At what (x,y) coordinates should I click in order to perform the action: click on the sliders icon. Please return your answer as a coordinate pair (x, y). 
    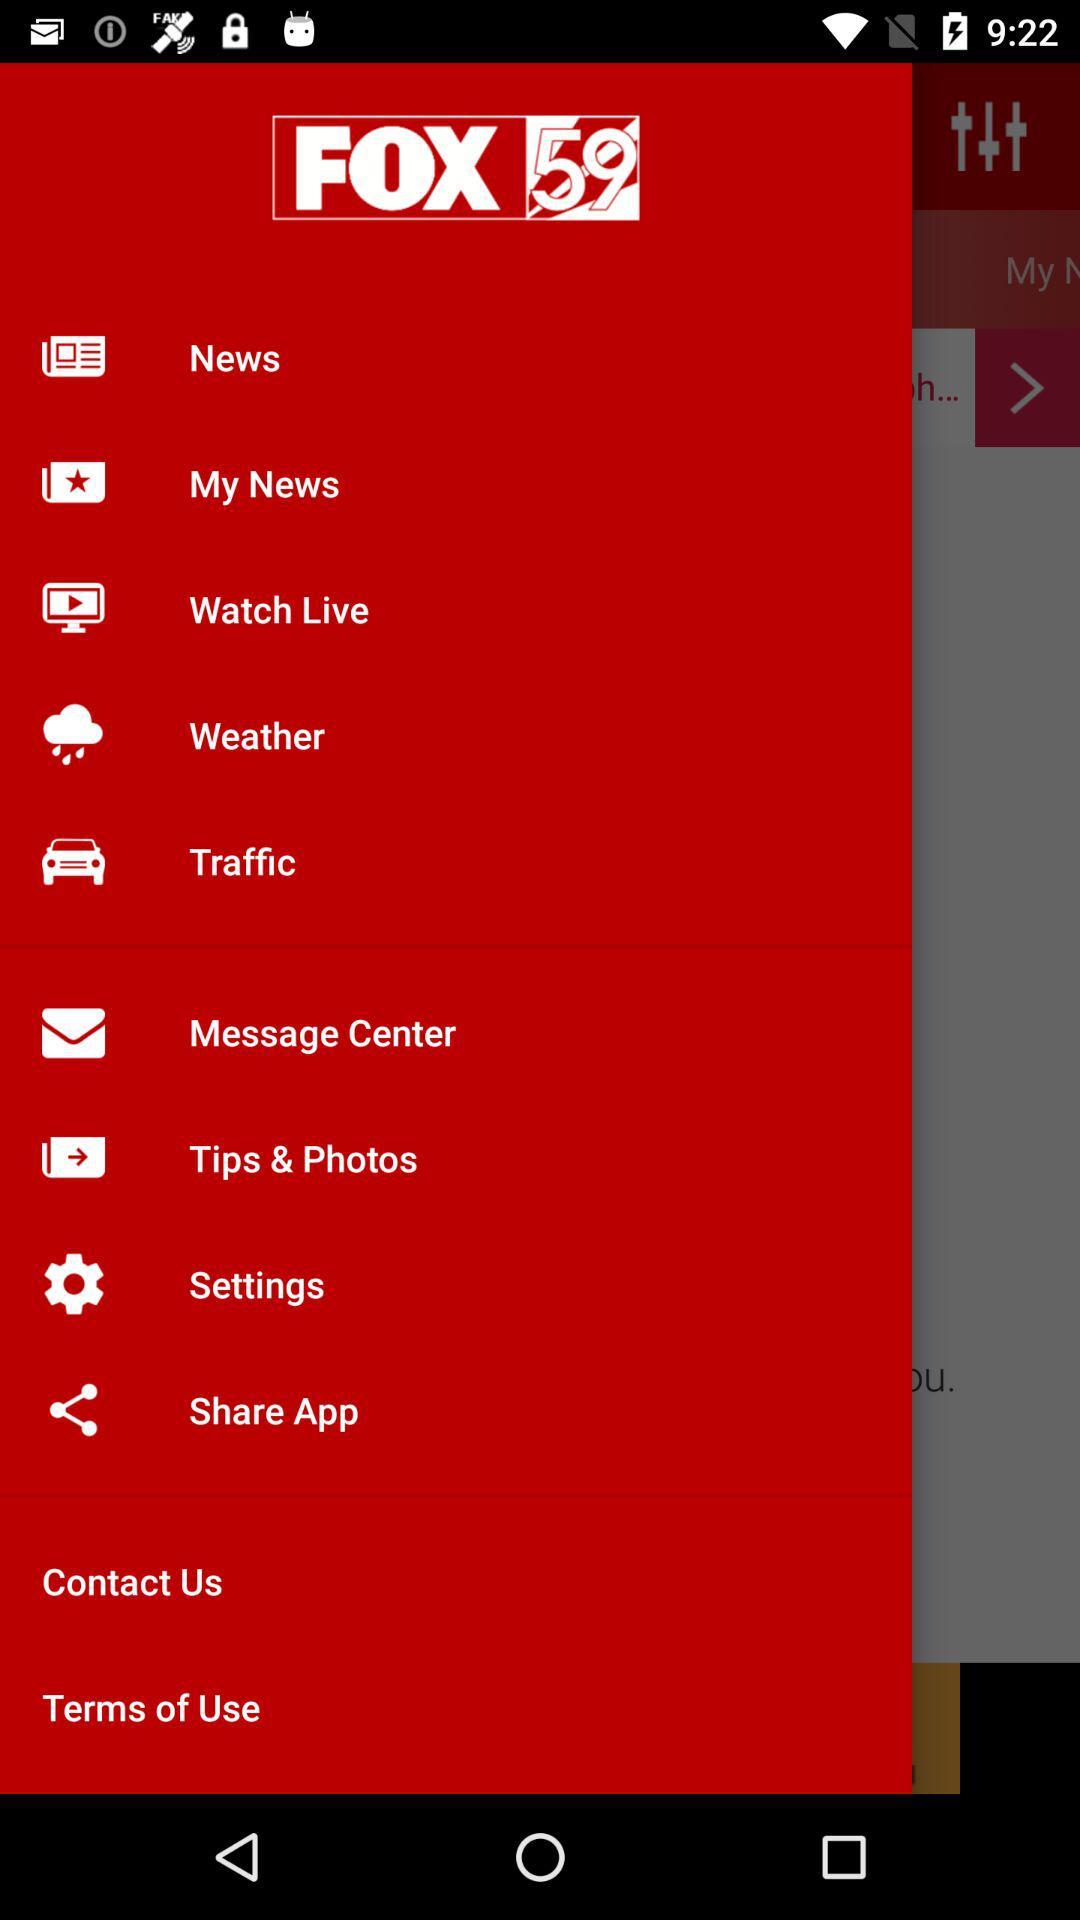
    Looking at the image, I should click on (987, 135).